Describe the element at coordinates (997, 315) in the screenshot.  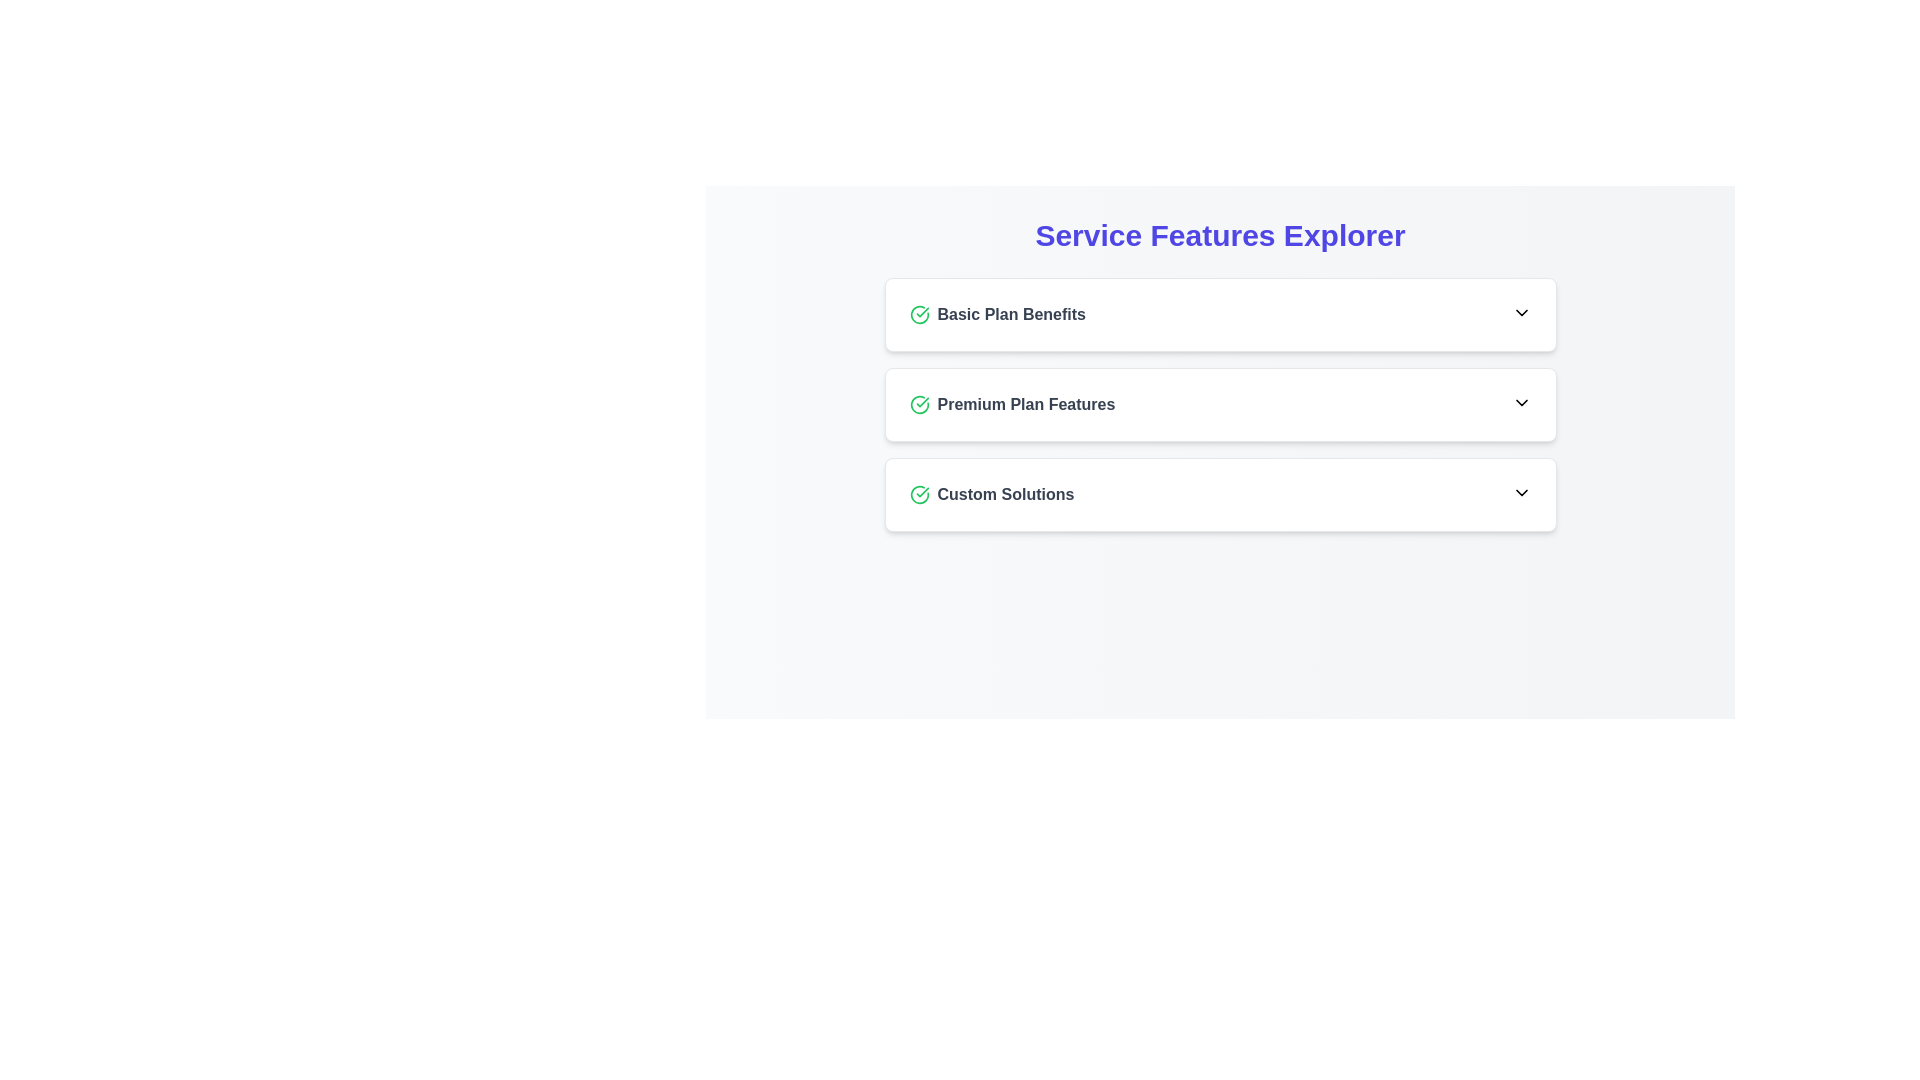
I see `the first list item representing the 'Basic Plan'` at that location.